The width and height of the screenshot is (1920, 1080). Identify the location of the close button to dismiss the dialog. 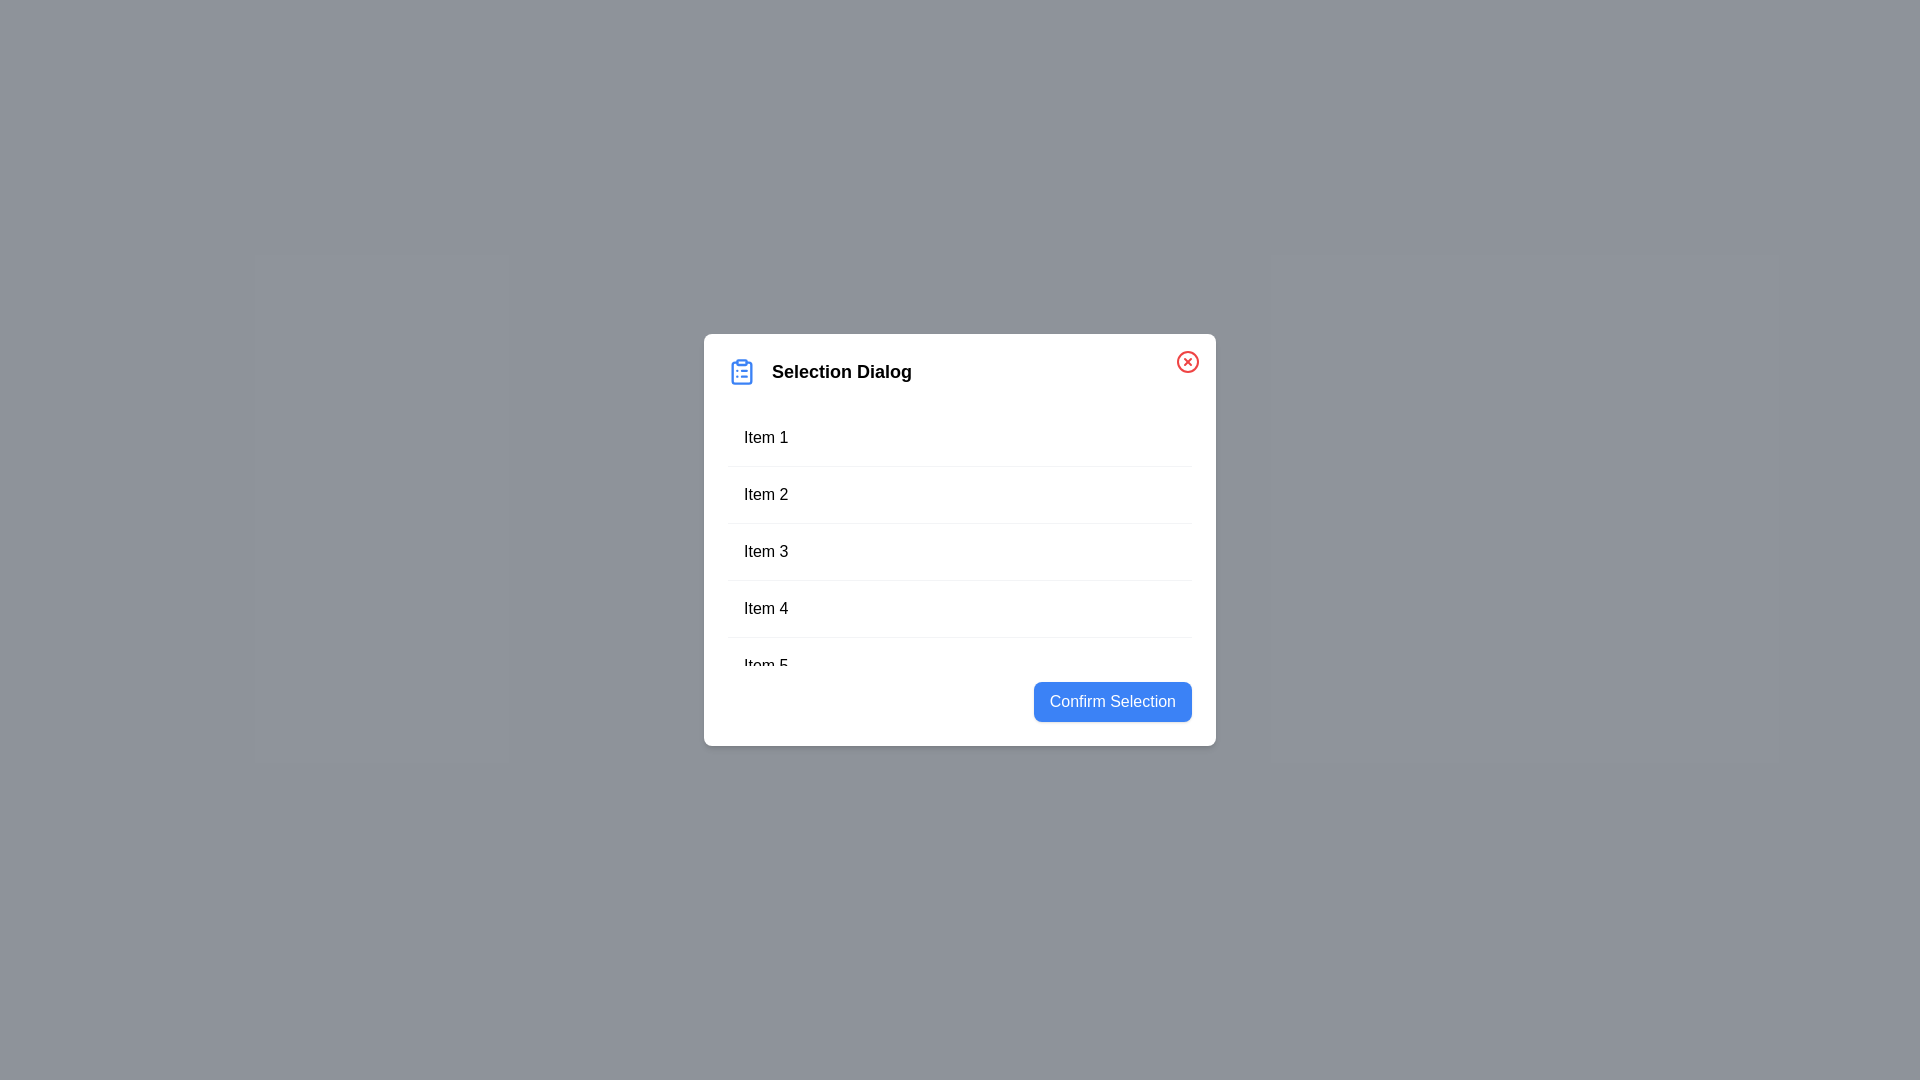
(1188, 362).